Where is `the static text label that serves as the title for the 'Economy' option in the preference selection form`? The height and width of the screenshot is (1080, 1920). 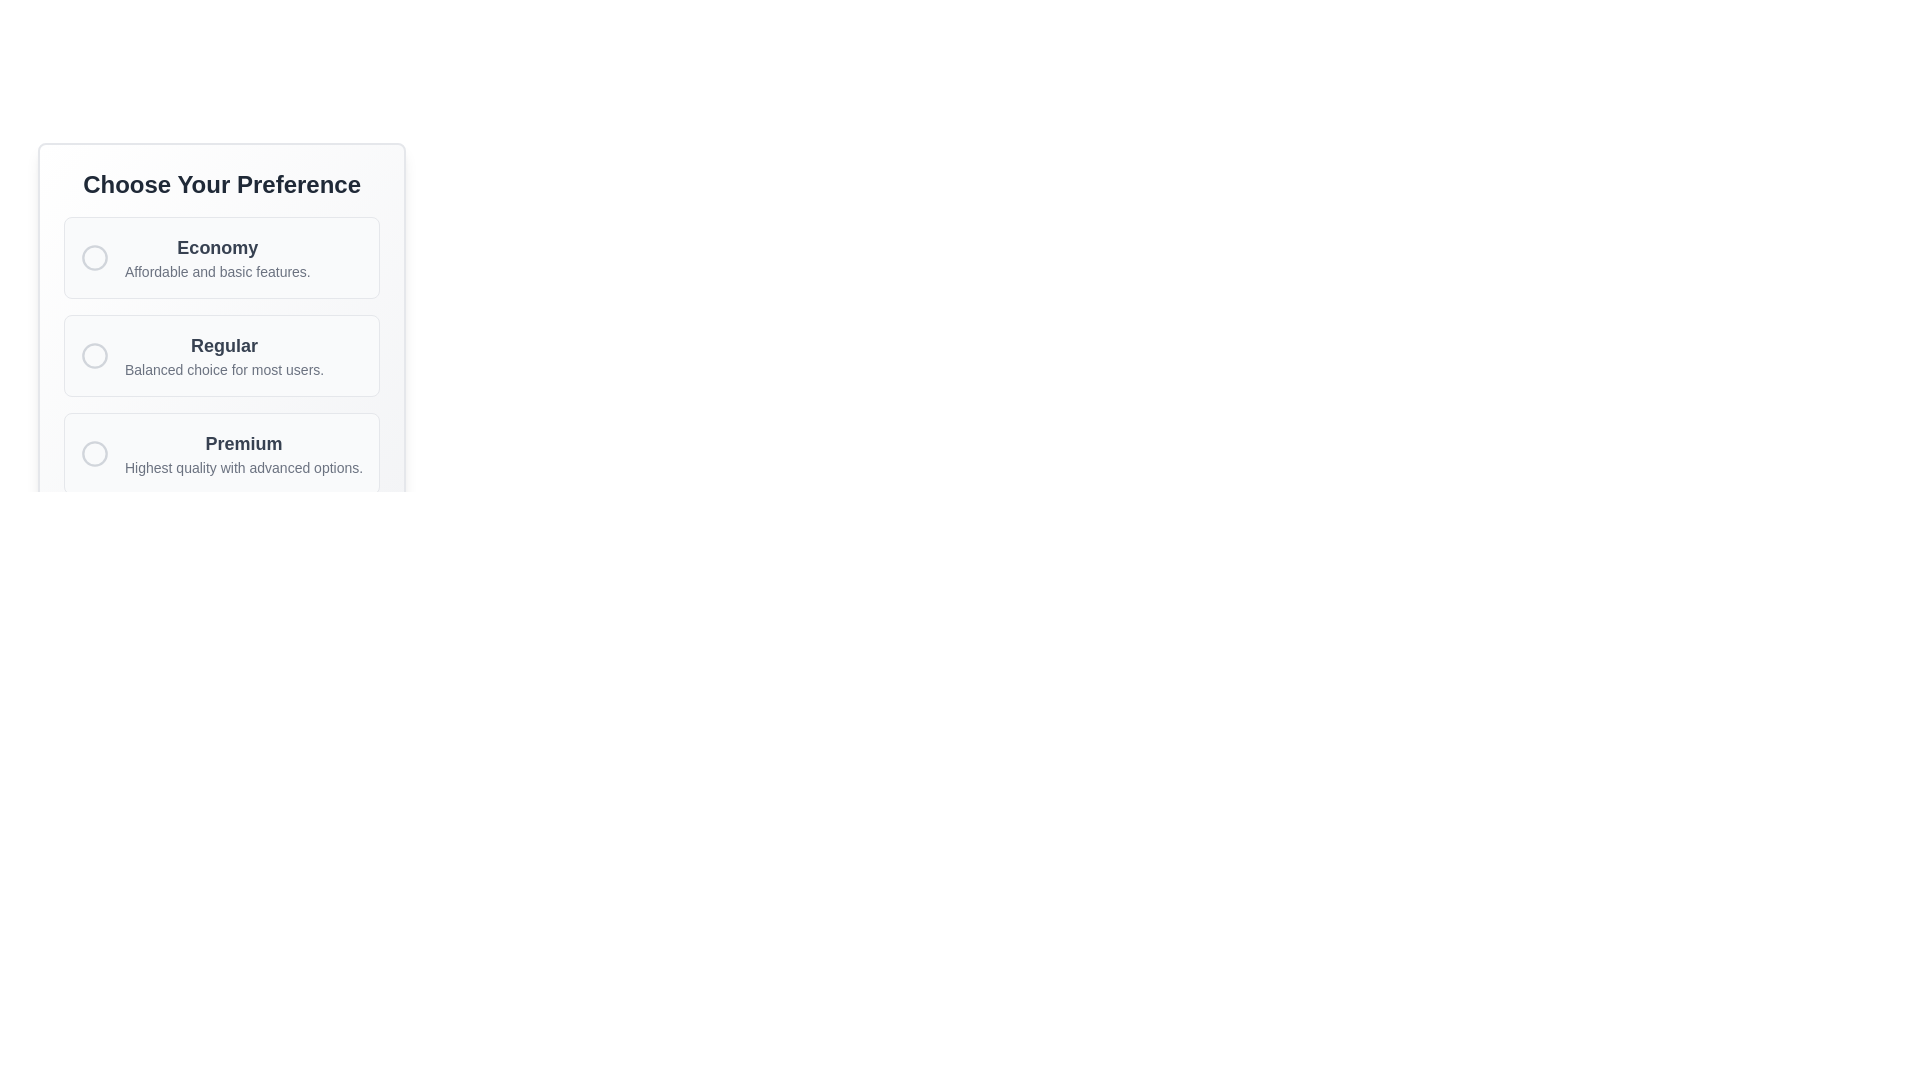 the static text label that serves as the title for the 'Economy' option in the preference selection form is located at coordinates (217, 246).